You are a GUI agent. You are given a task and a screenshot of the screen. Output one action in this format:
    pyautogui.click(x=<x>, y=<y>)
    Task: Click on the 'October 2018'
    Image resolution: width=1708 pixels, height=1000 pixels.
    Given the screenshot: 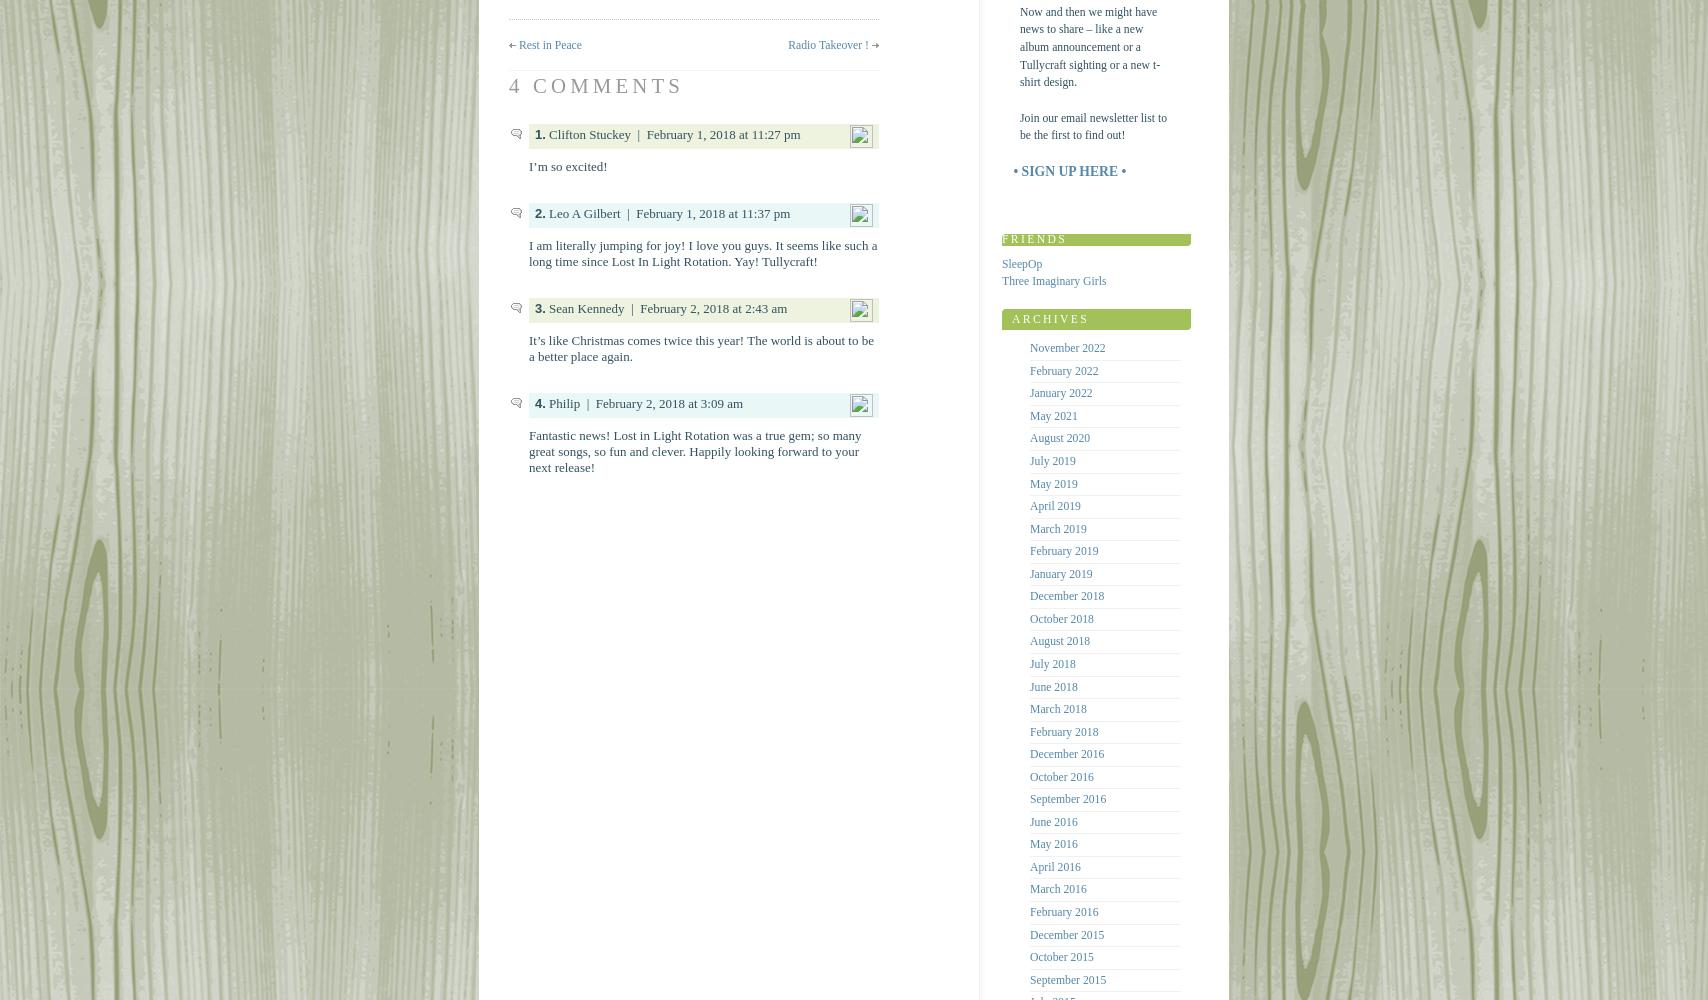 What is the action you would take?
    pyautogui.click(x=1061, y=617)
    